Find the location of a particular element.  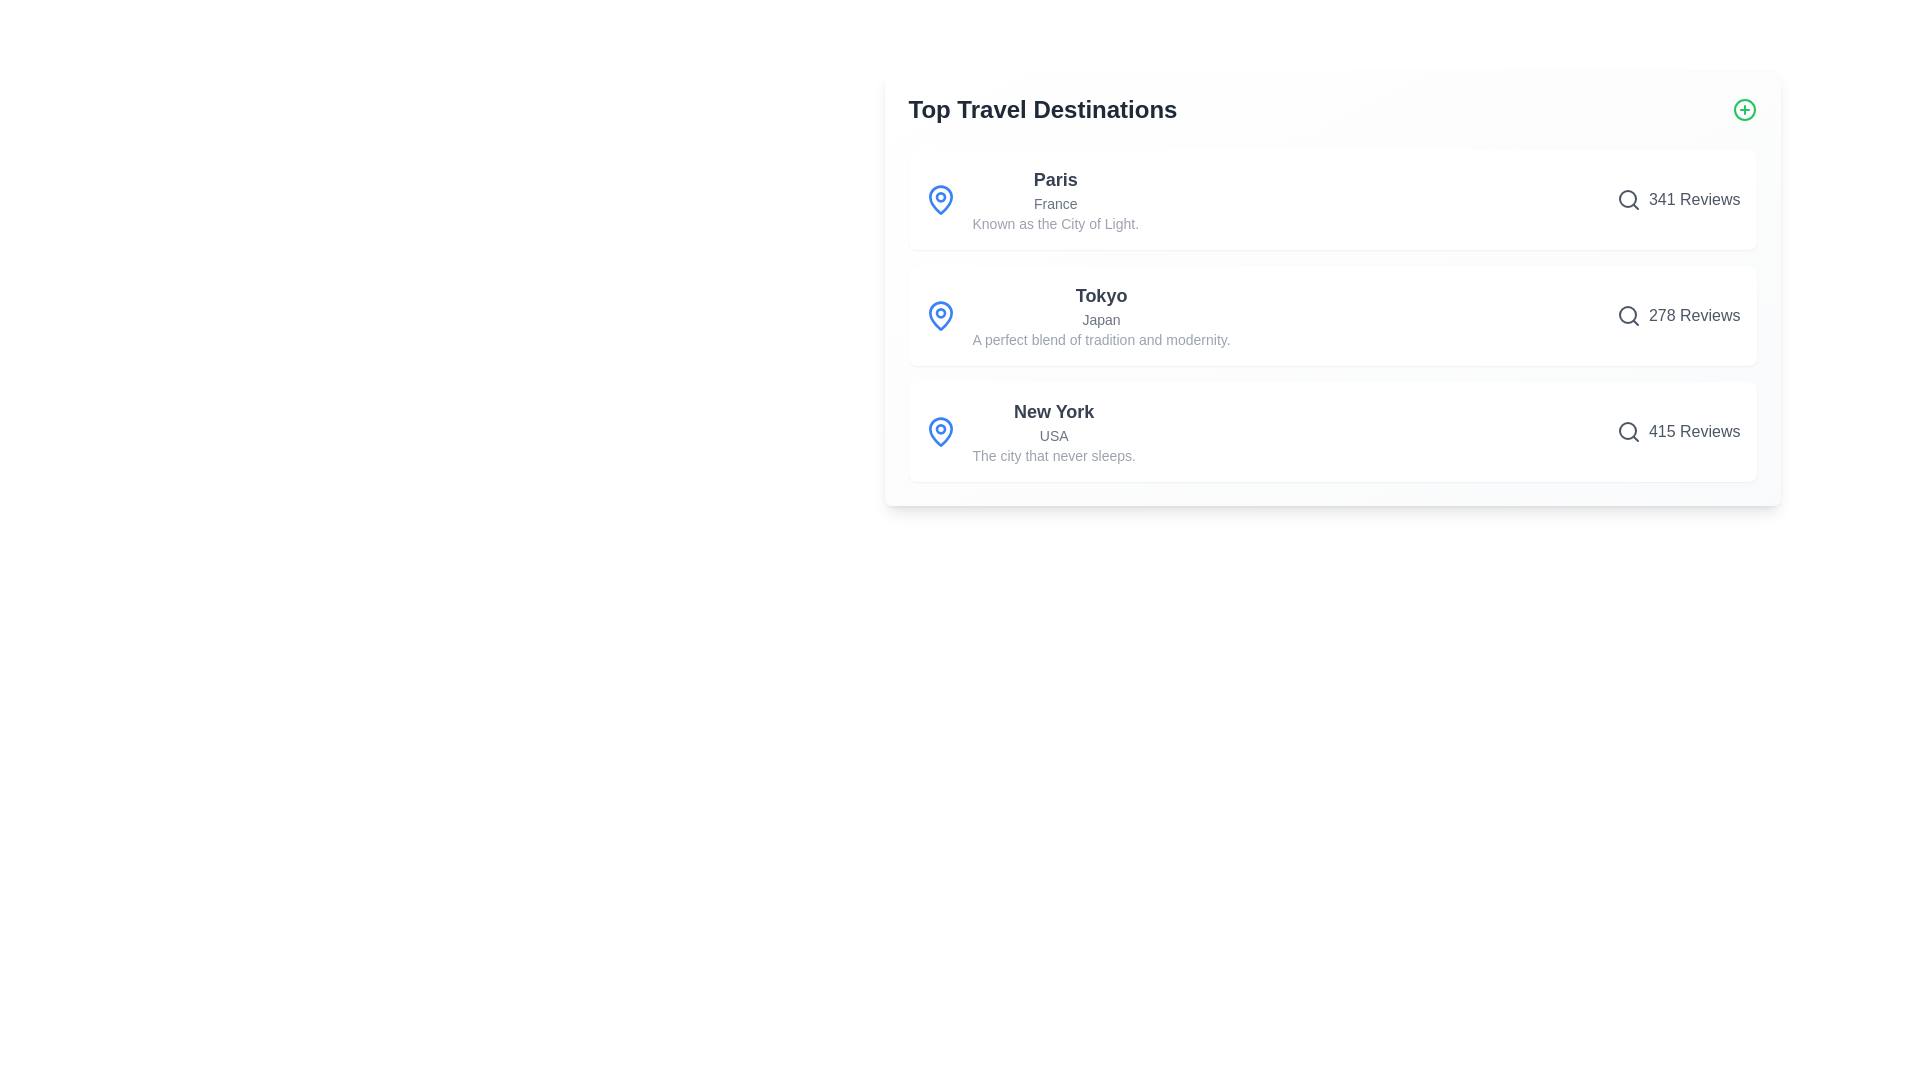

search icon for the destination Paris is located at coordinates (1628, 200).